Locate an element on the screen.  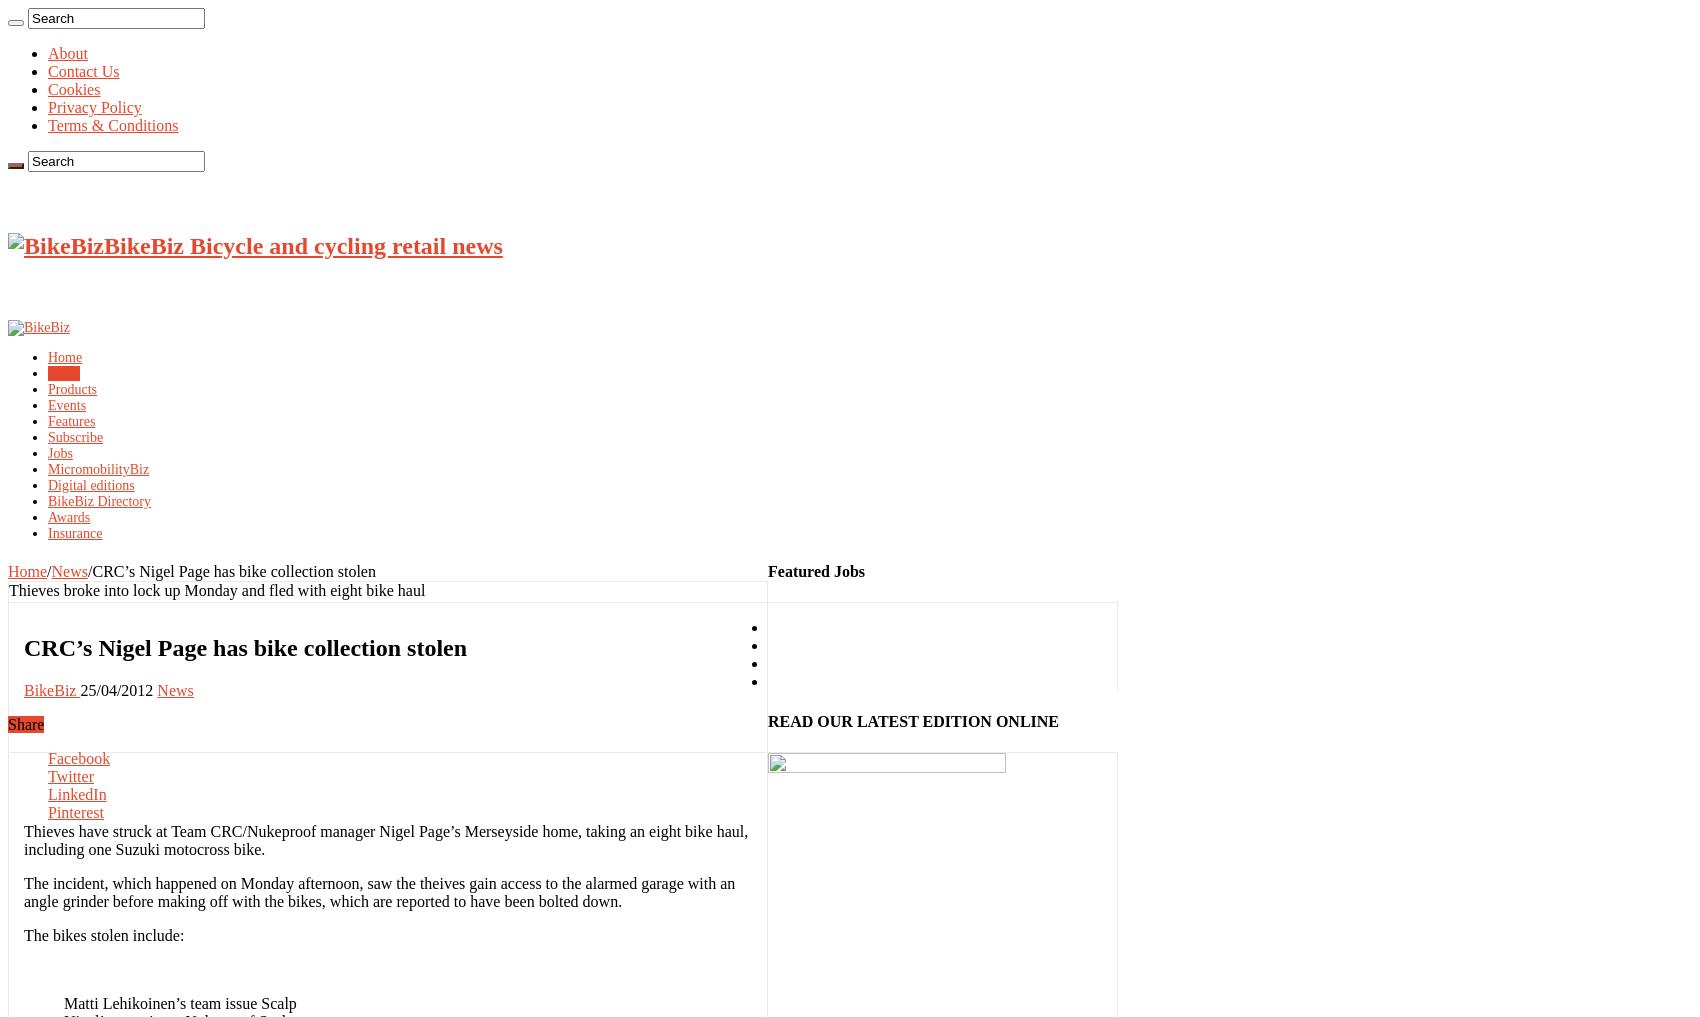
'The incident, which happened on Monday afternoon, saw the theives gain access to the alarmed garage with an angle grinder before making off with the bikes, which are reported to have been bolted down.' is located at coordinates (378, 891).